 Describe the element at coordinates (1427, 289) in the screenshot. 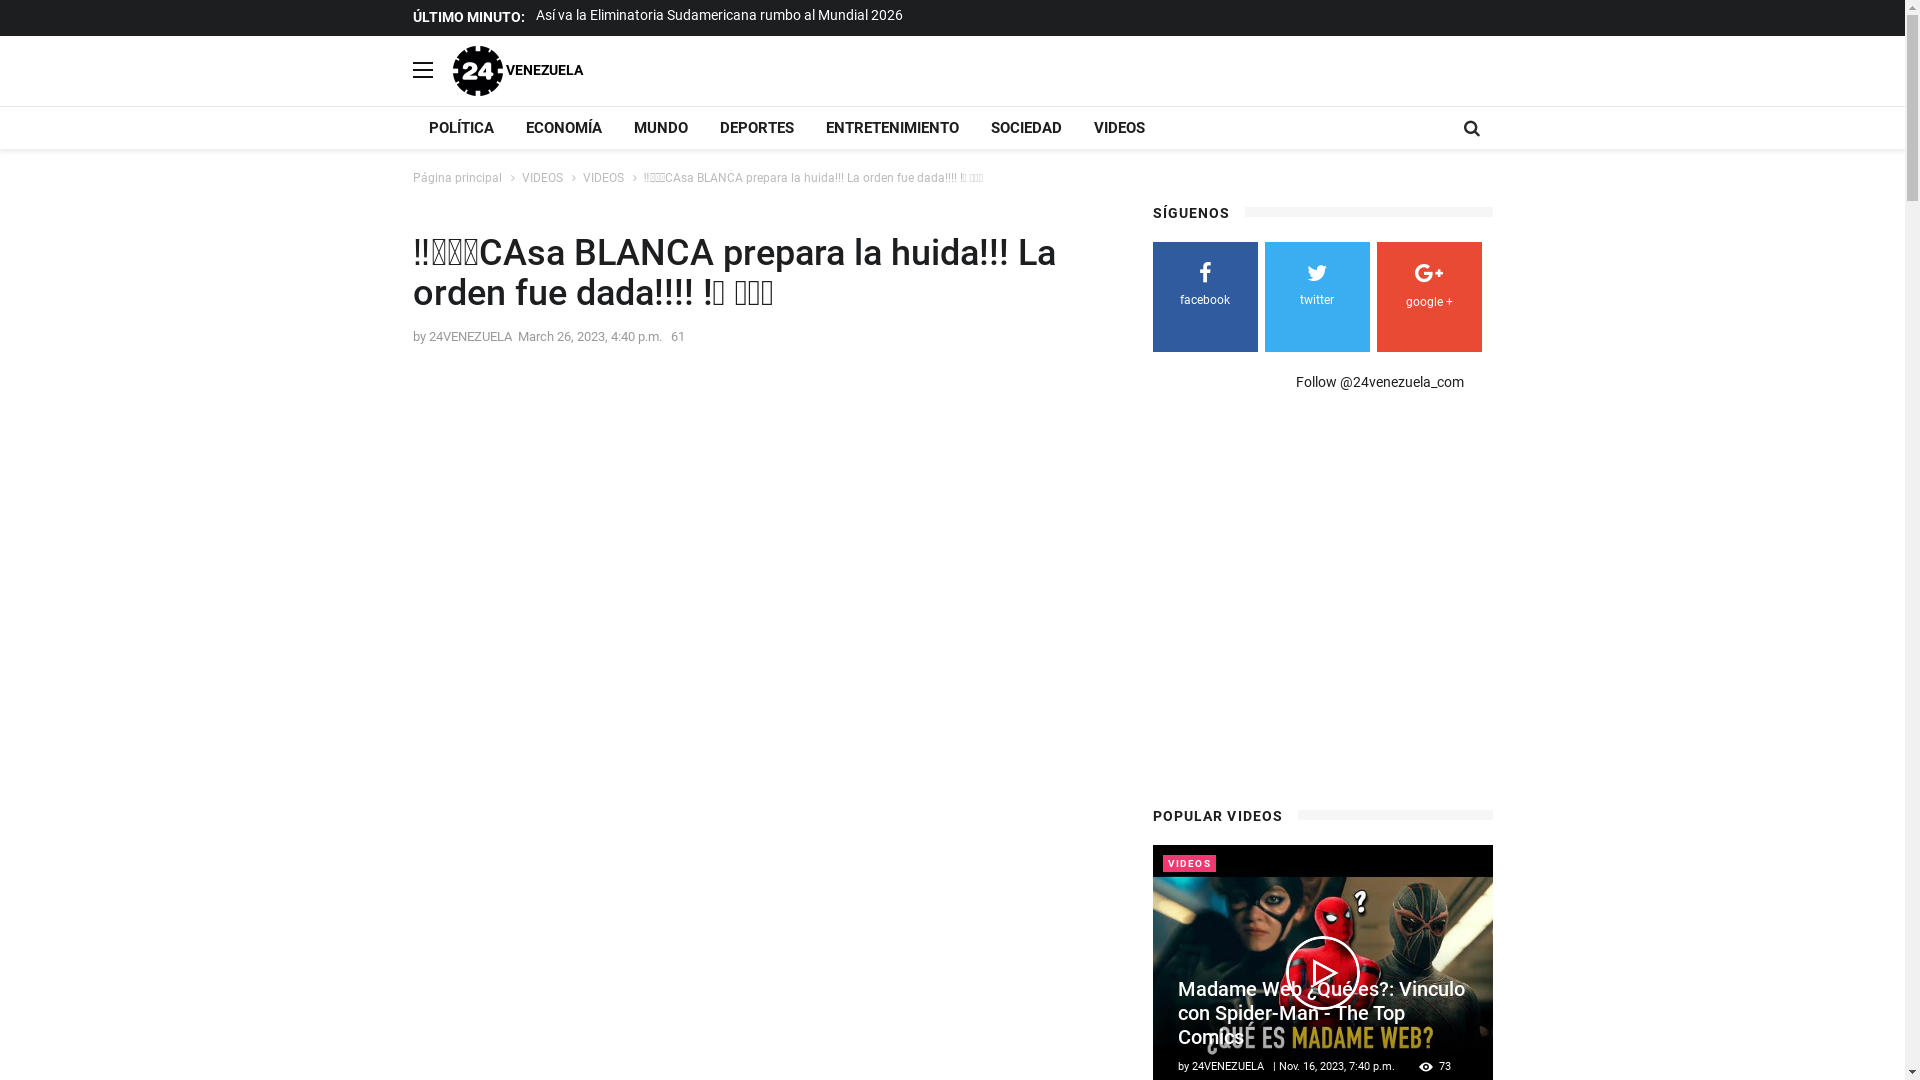

I see `'google +'` at that location.